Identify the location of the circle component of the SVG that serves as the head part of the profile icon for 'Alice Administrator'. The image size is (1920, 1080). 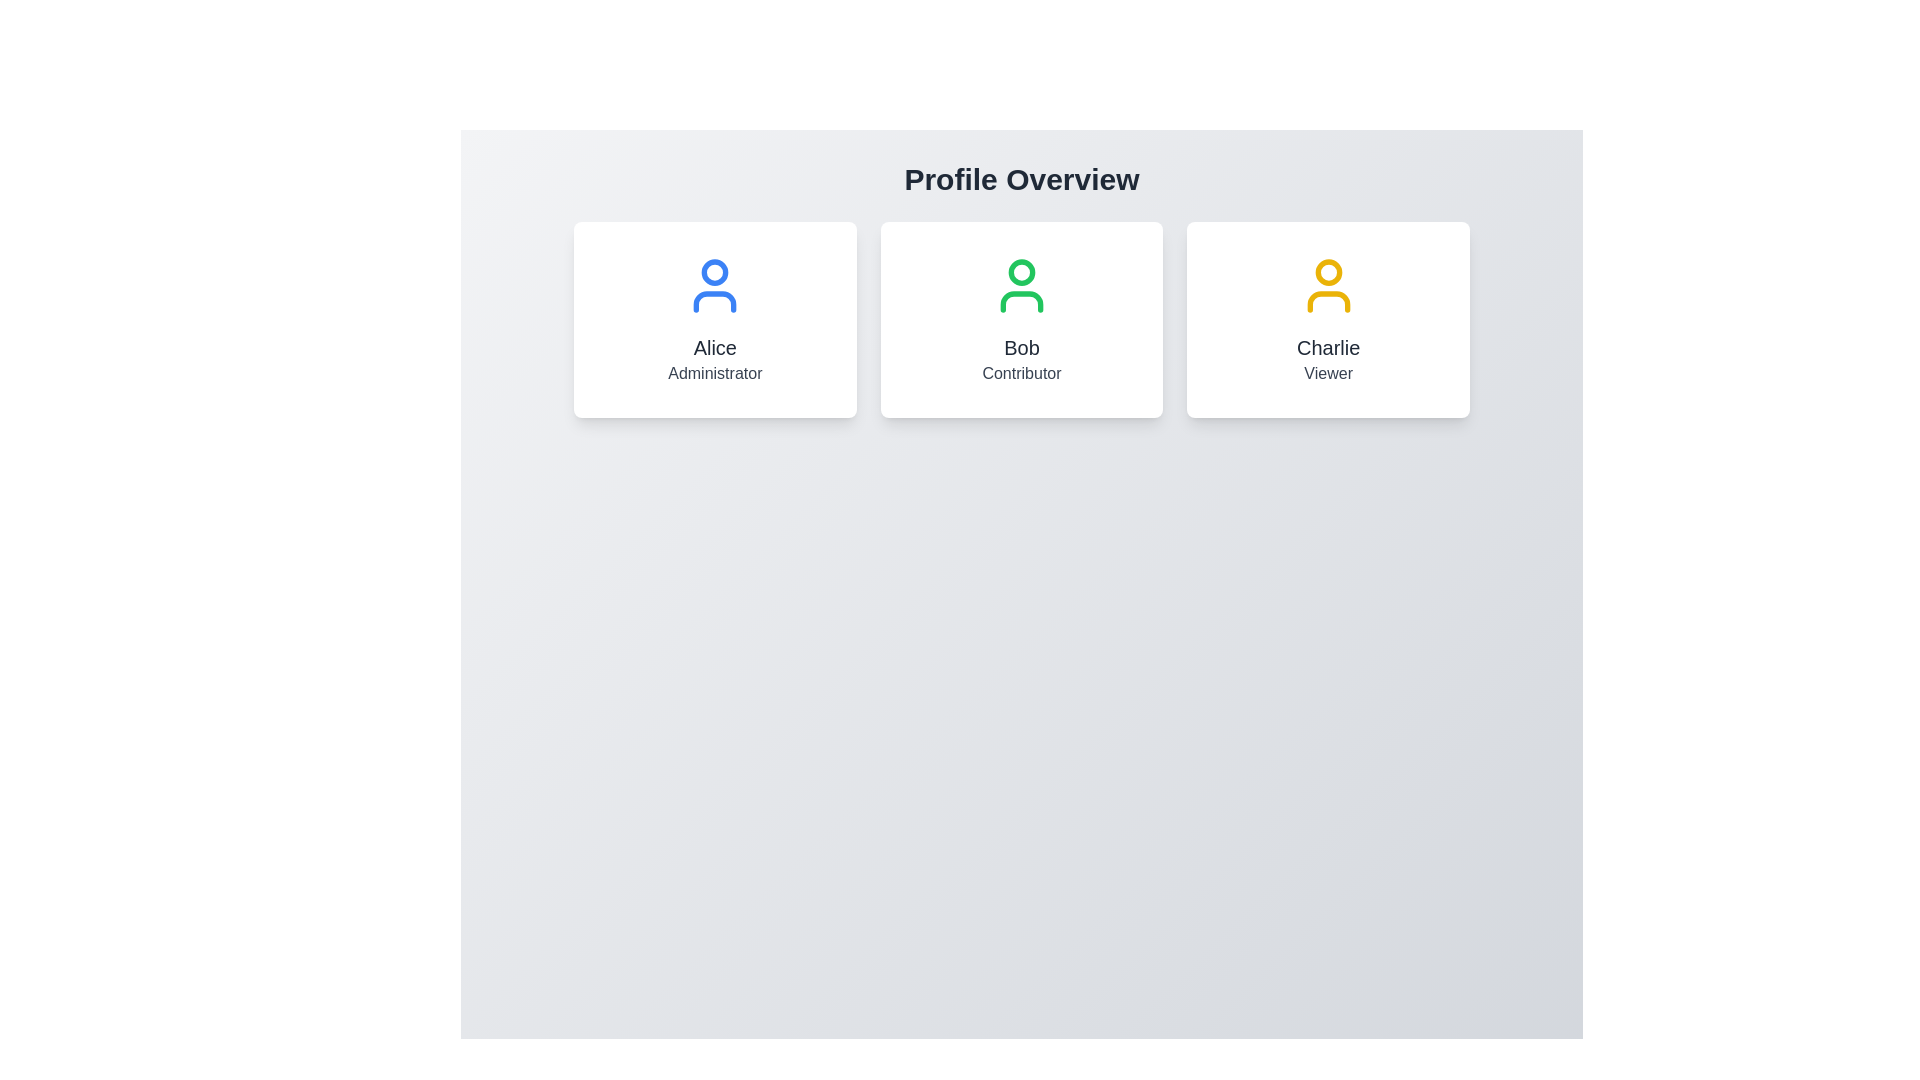
(715, 272).